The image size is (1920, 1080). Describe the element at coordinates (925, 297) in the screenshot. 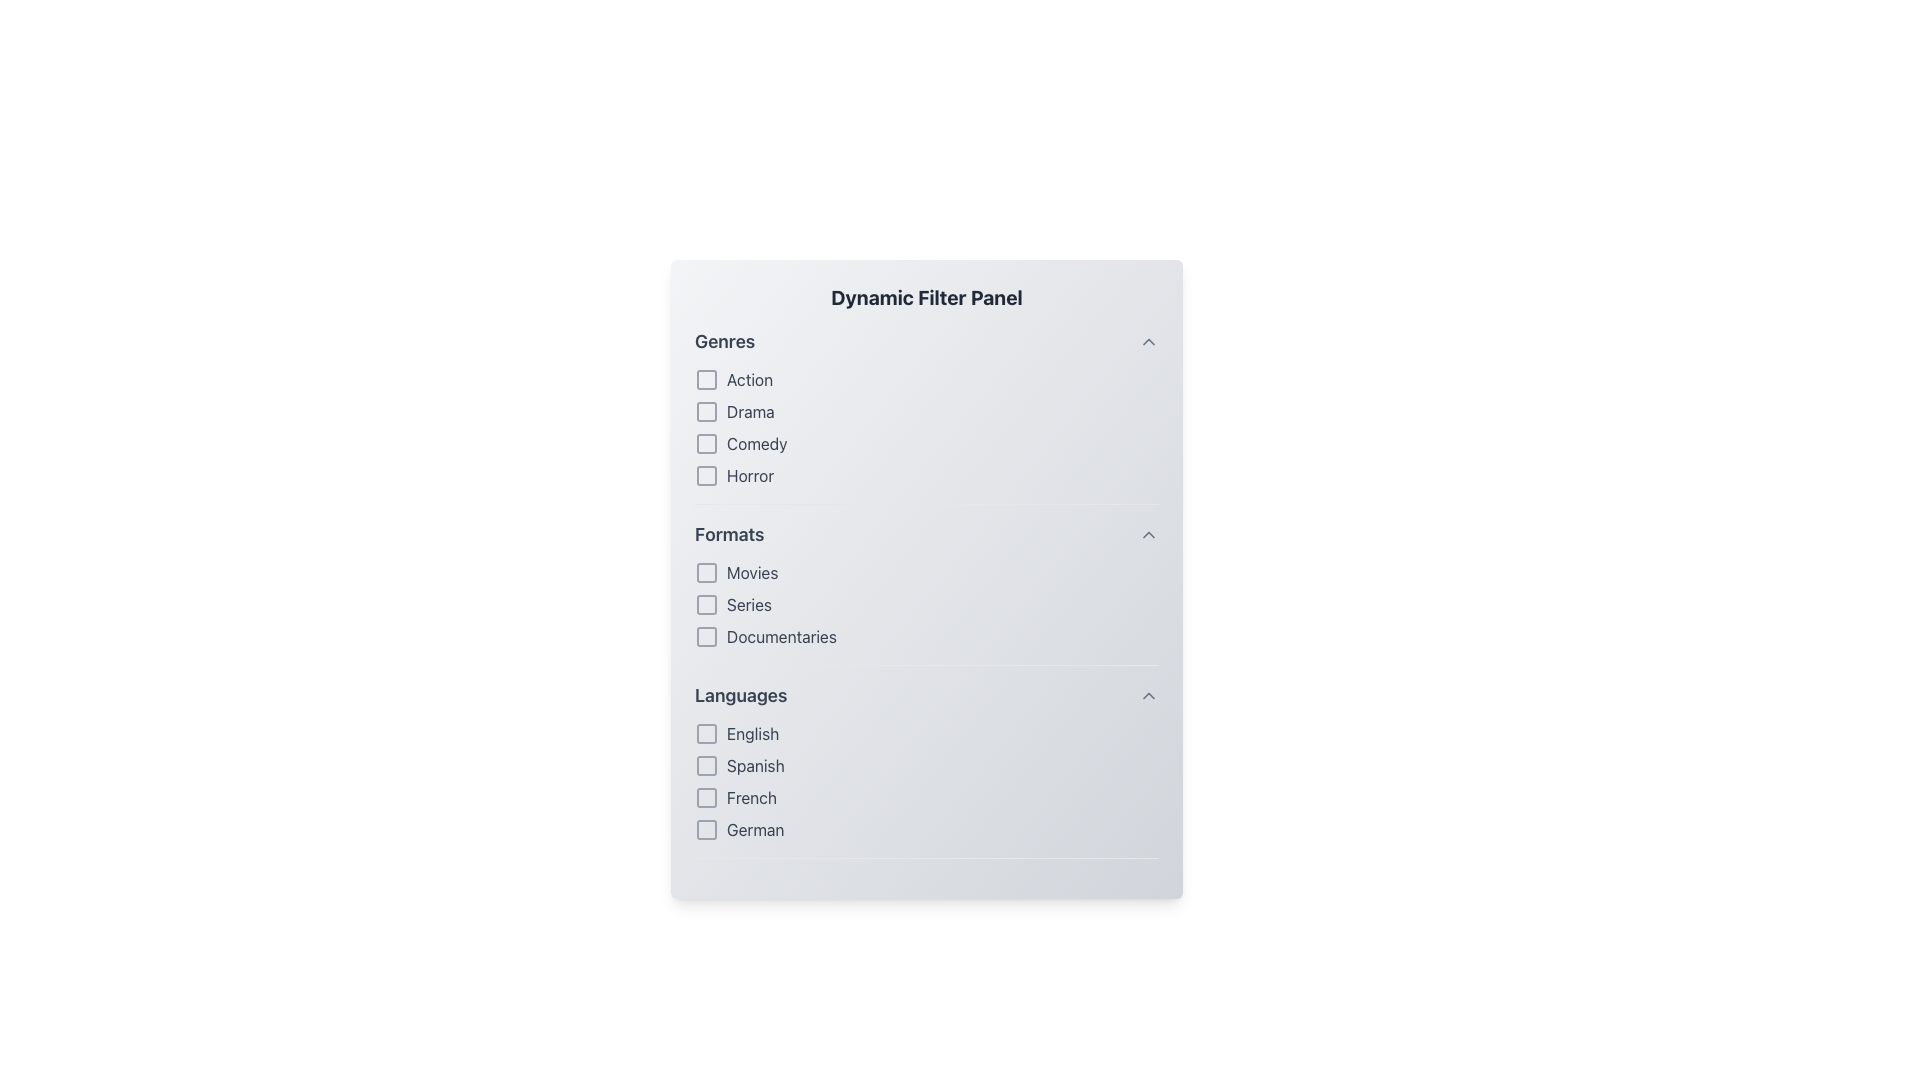

I see `the bold heading 'Dynamic Filter Panel' which is prominently displayed at the top of the light gray panel` at that location.